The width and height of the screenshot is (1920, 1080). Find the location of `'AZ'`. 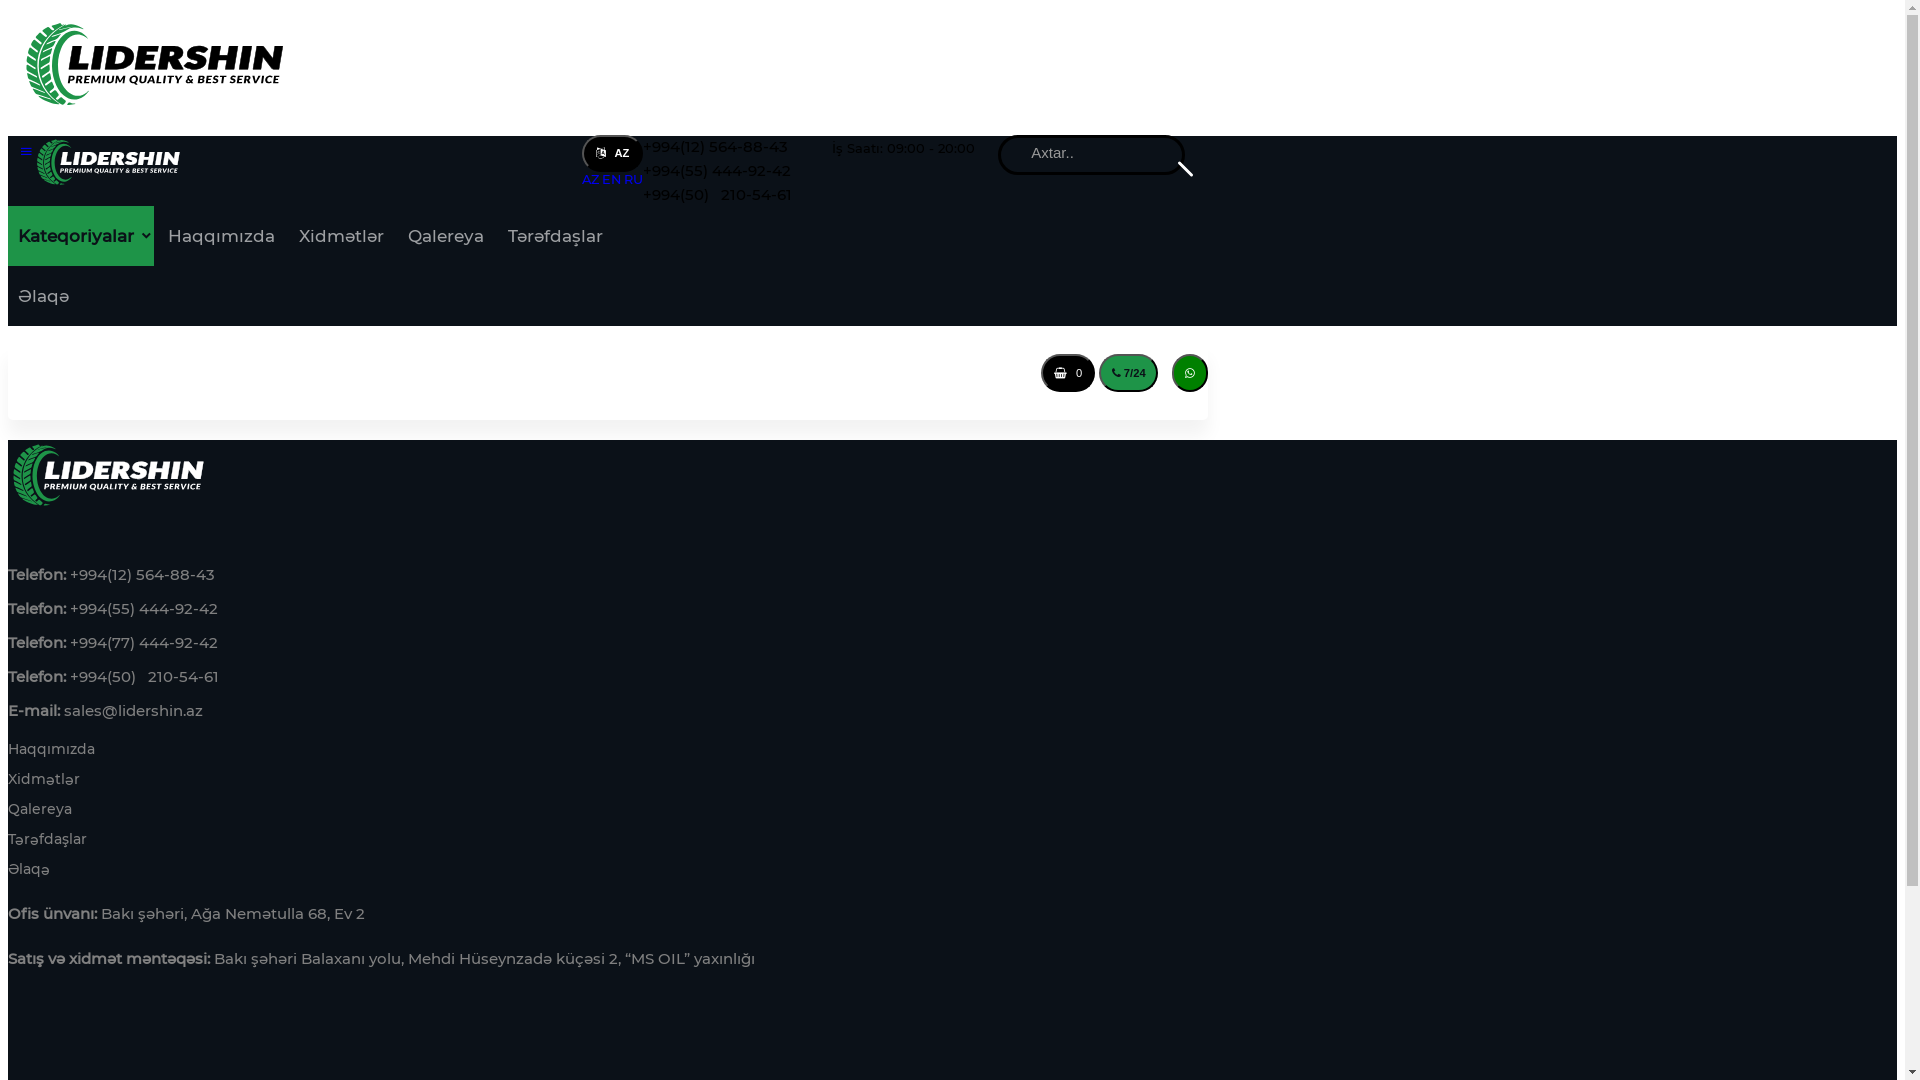

'AZ' is located at coordinates (589, 178).